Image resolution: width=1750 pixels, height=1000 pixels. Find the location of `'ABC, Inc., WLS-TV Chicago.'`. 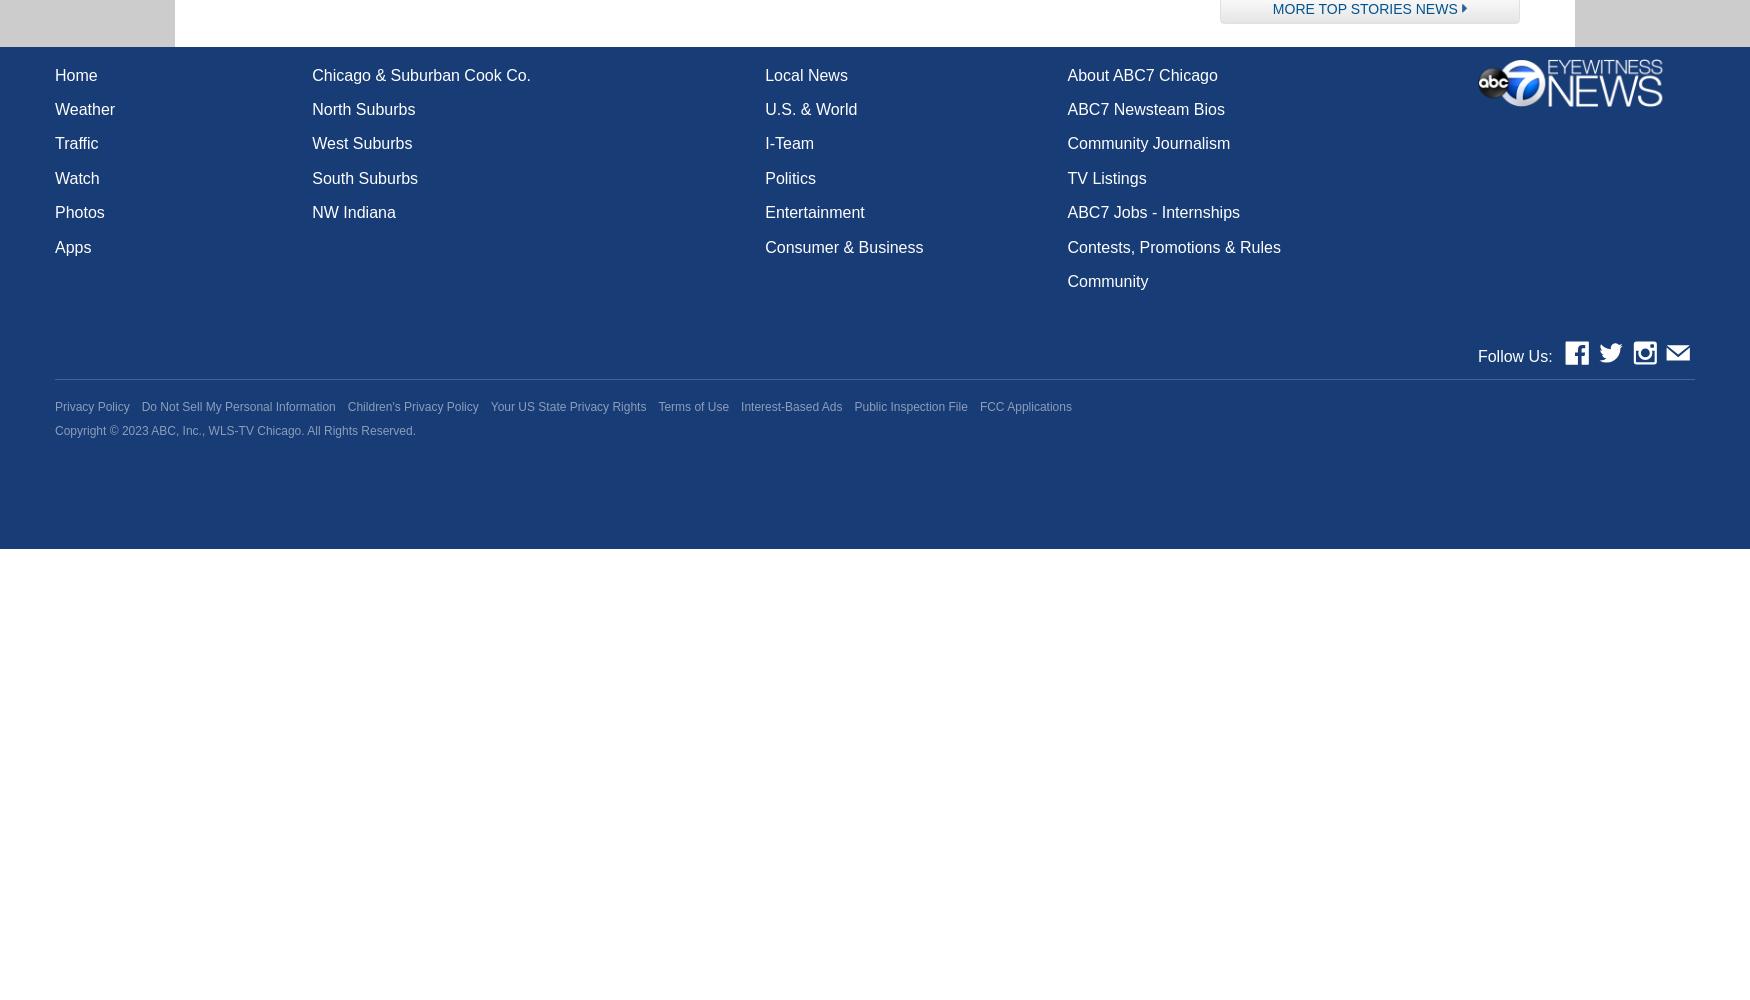

'ABC, Inc., WLS-TV Chicago.' is located at coordinates (227, 431).